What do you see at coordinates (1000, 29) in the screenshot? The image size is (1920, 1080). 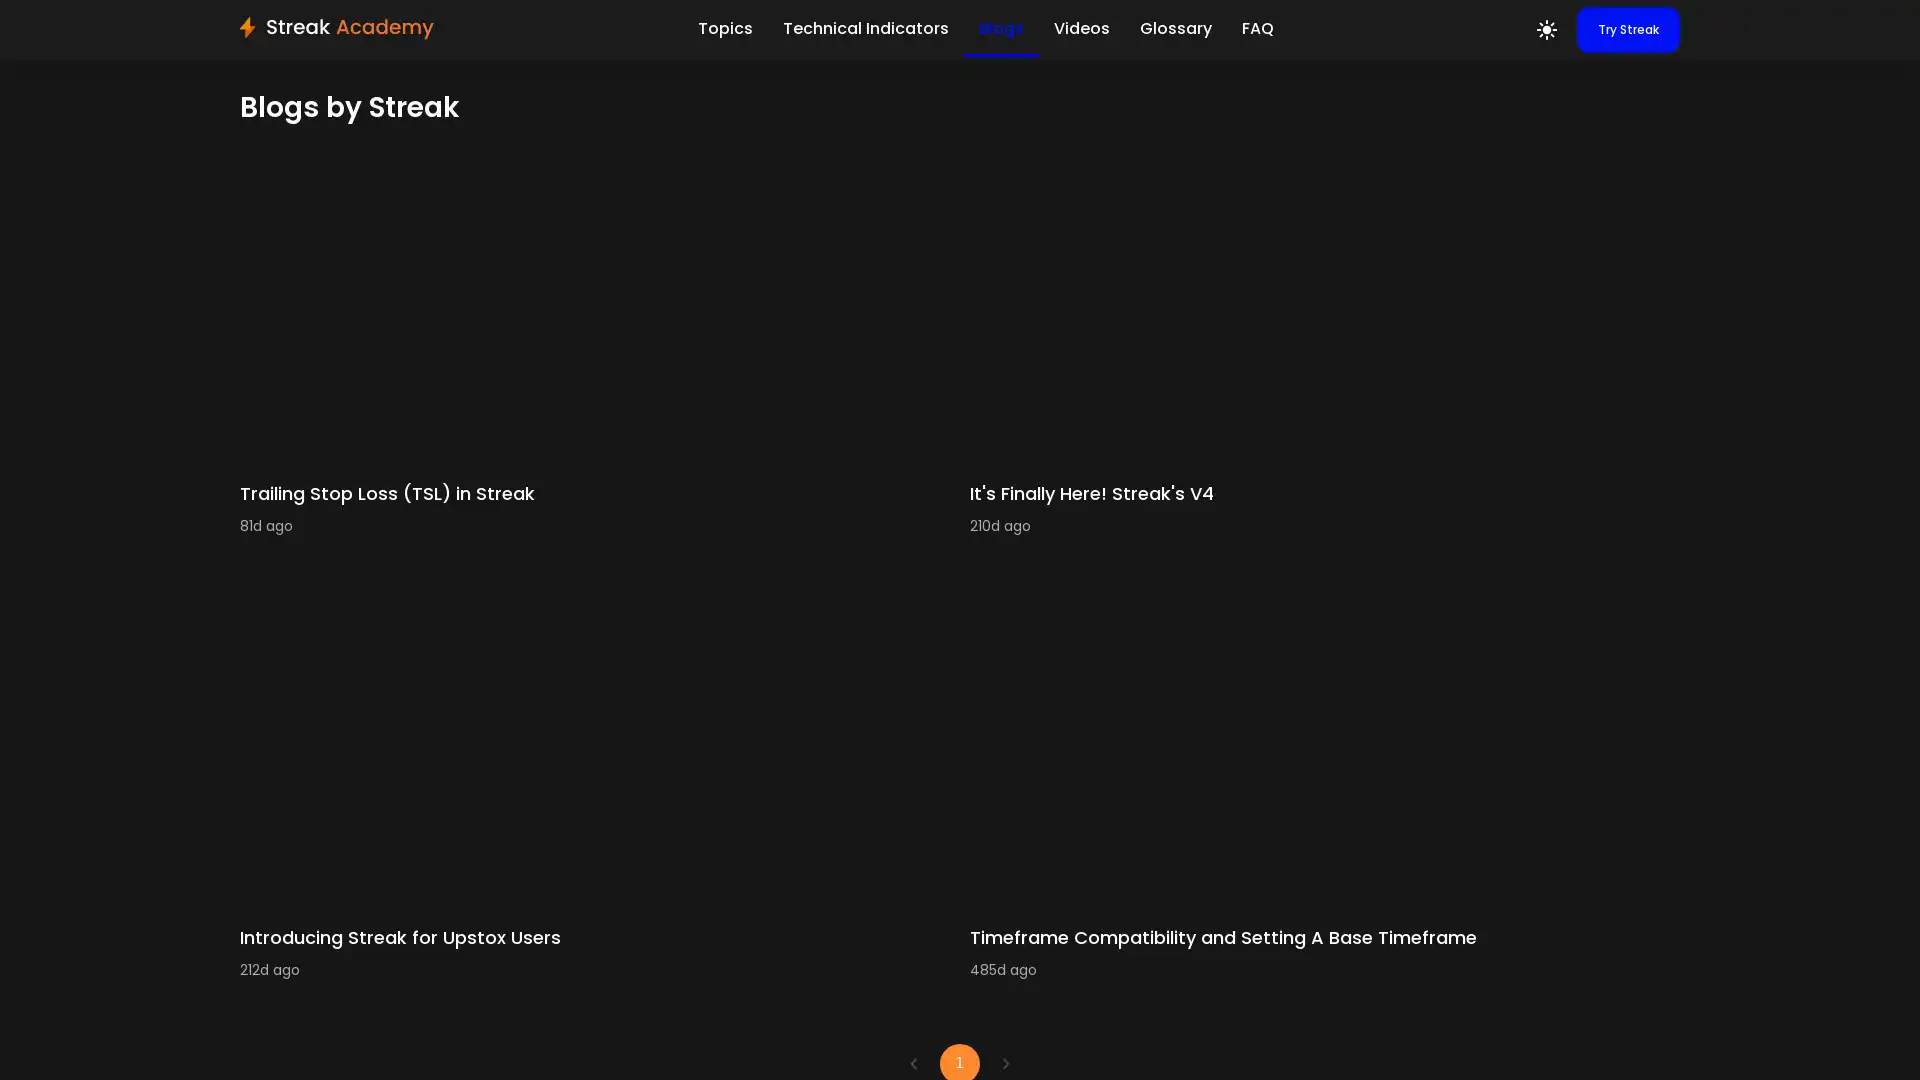 I see `Blogs` at bounding box center [1000, 29].